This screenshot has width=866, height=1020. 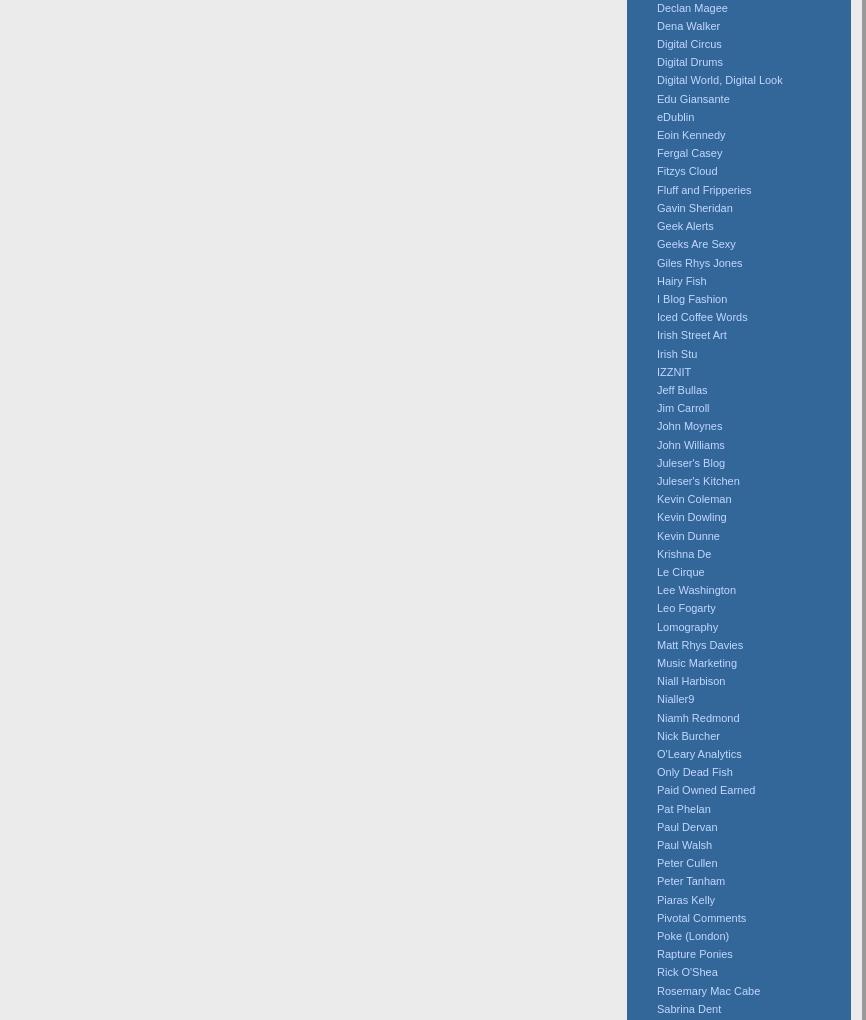 I want to click on 'Hairy Fish', so click(x=680, y=278).